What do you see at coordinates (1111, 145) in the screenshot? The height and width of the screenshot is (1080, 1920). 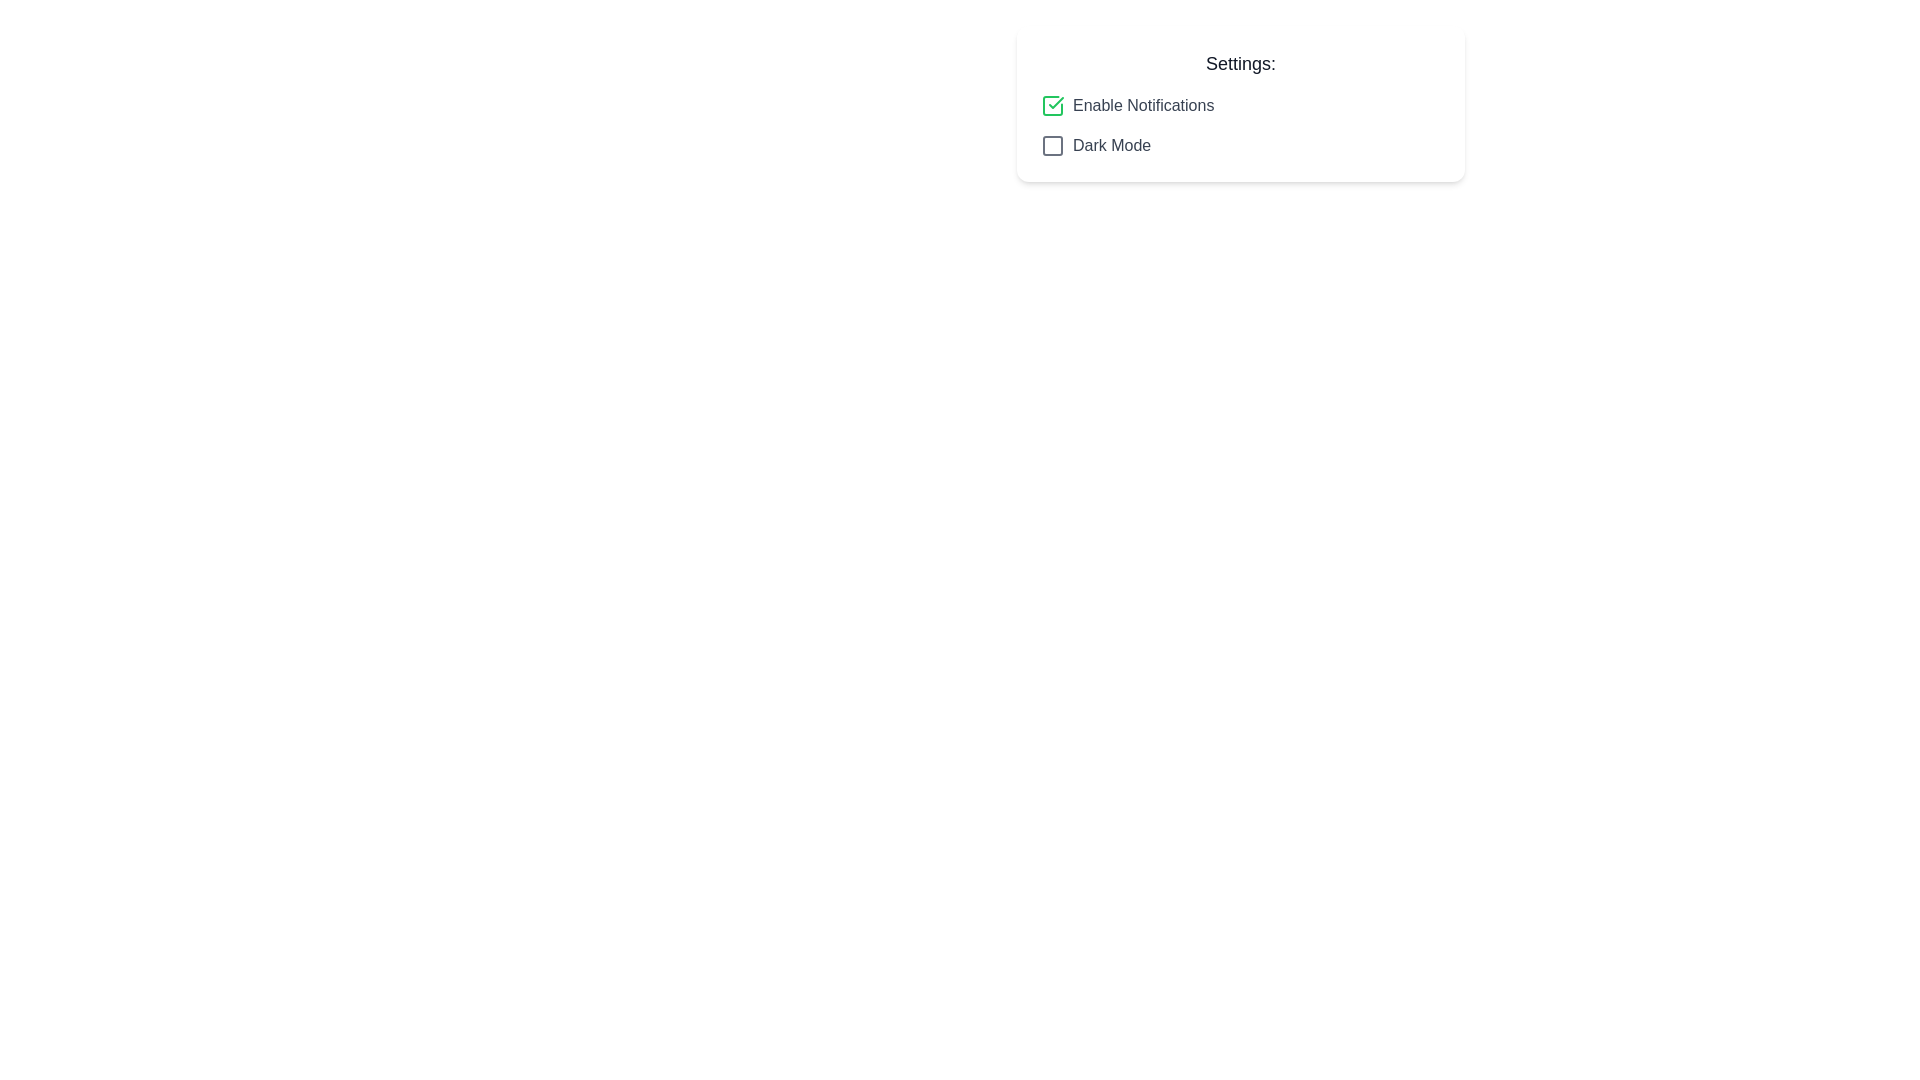 I see `the center of the 'Dark Mode' label to toggle its associated switch` at bounding box center [1111, 145].